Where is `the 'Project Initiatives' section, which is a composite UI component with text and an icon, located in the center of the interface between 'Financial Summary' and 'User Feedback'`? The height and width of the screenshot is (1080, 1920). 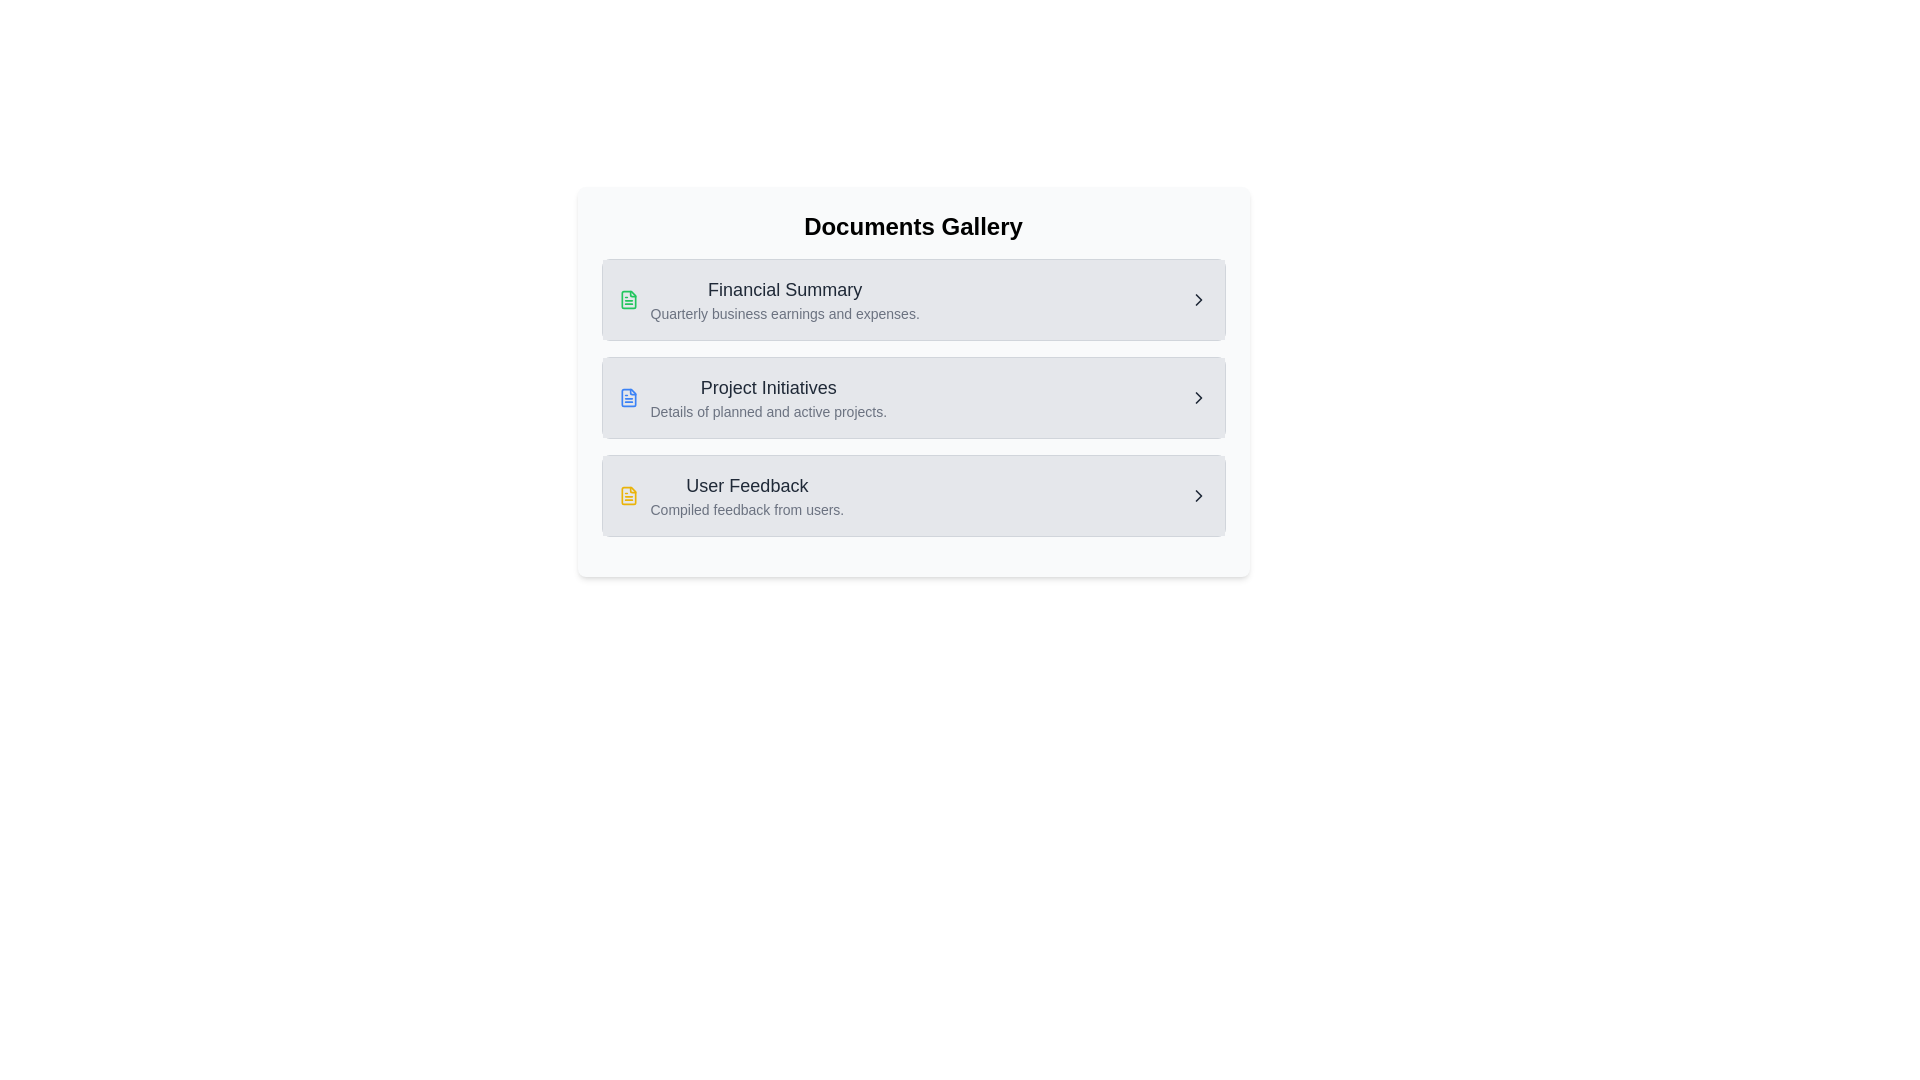
the 'Project Initiatives' section, which is a composite UI component with text and an icon, located in the center of the interface between 'Financial Summary' and 'User Feedback' is located at coordinates (751, 397).